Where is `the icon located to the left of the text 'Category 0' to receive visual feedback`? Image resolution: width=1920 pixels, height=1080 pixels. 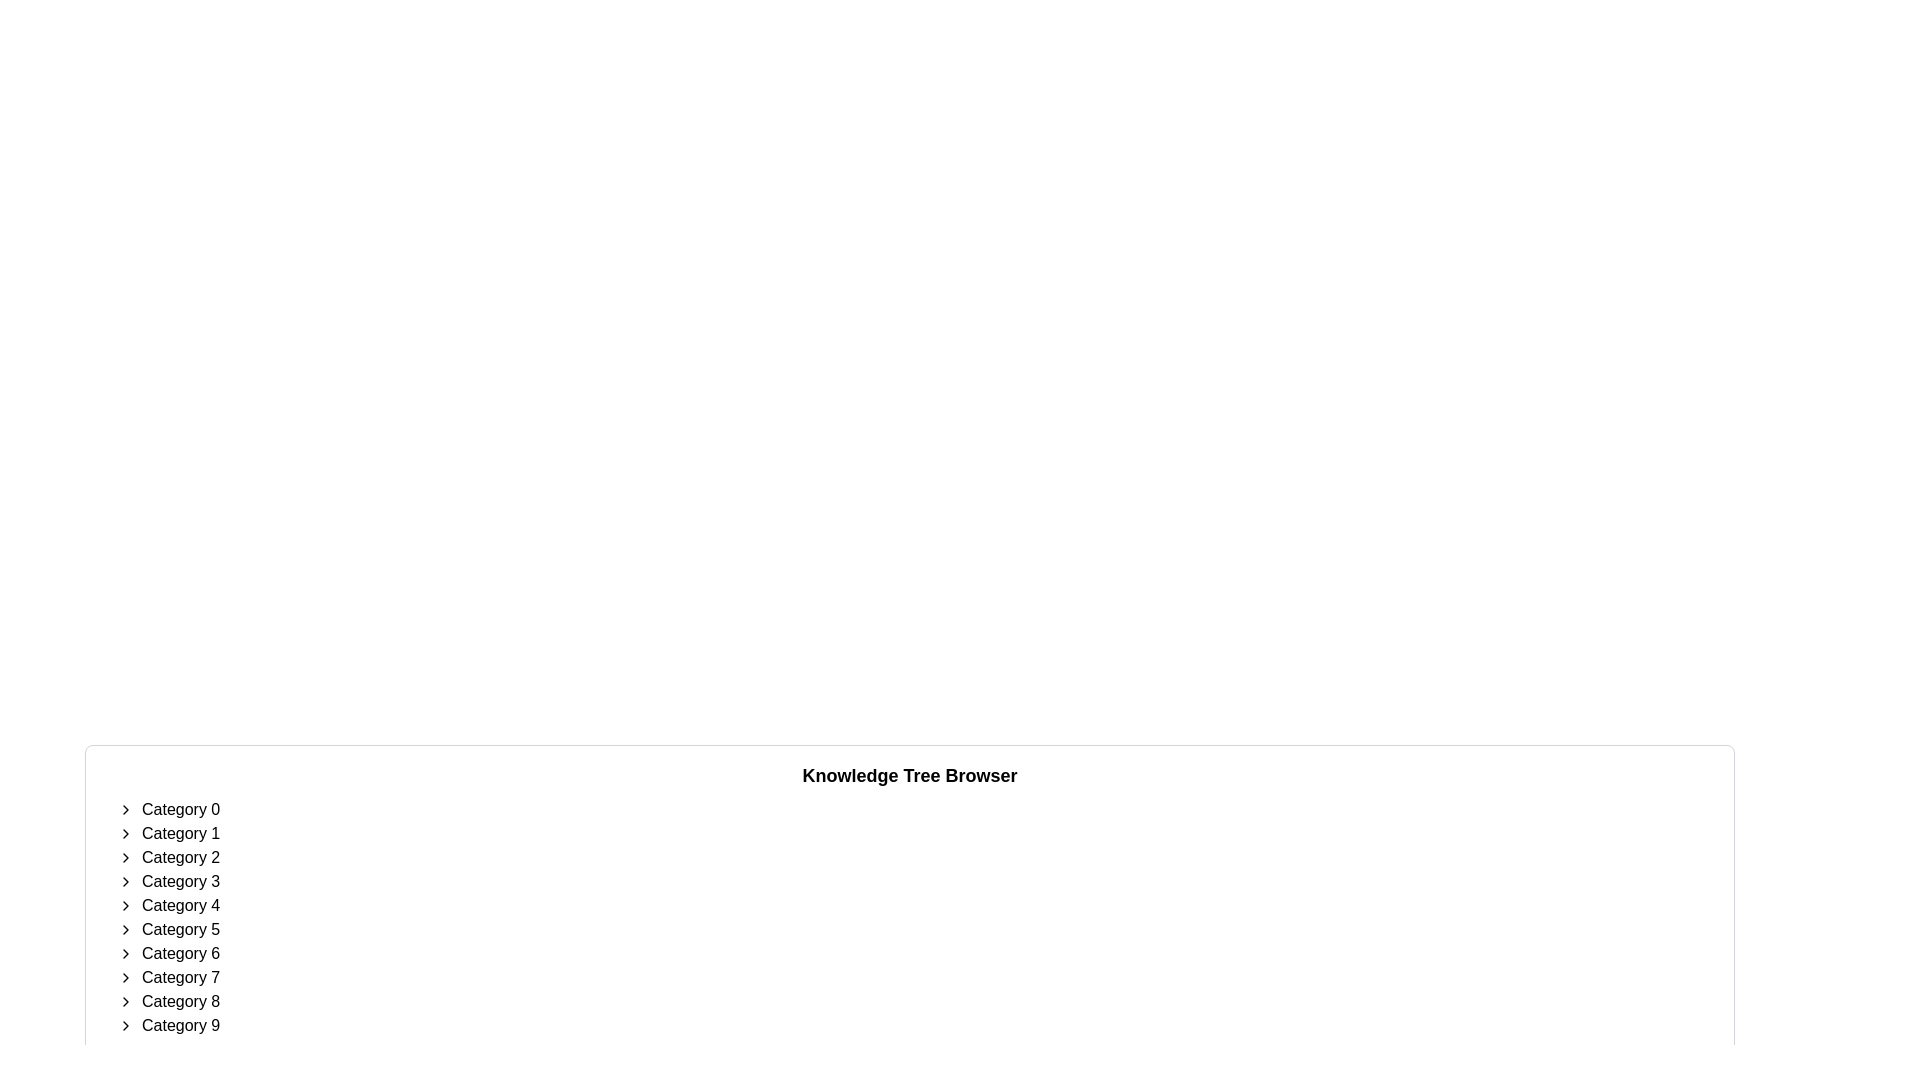
the icon located to the left of the text 'Category 0' to receive visual feedback is located at coordinates (124, 810).